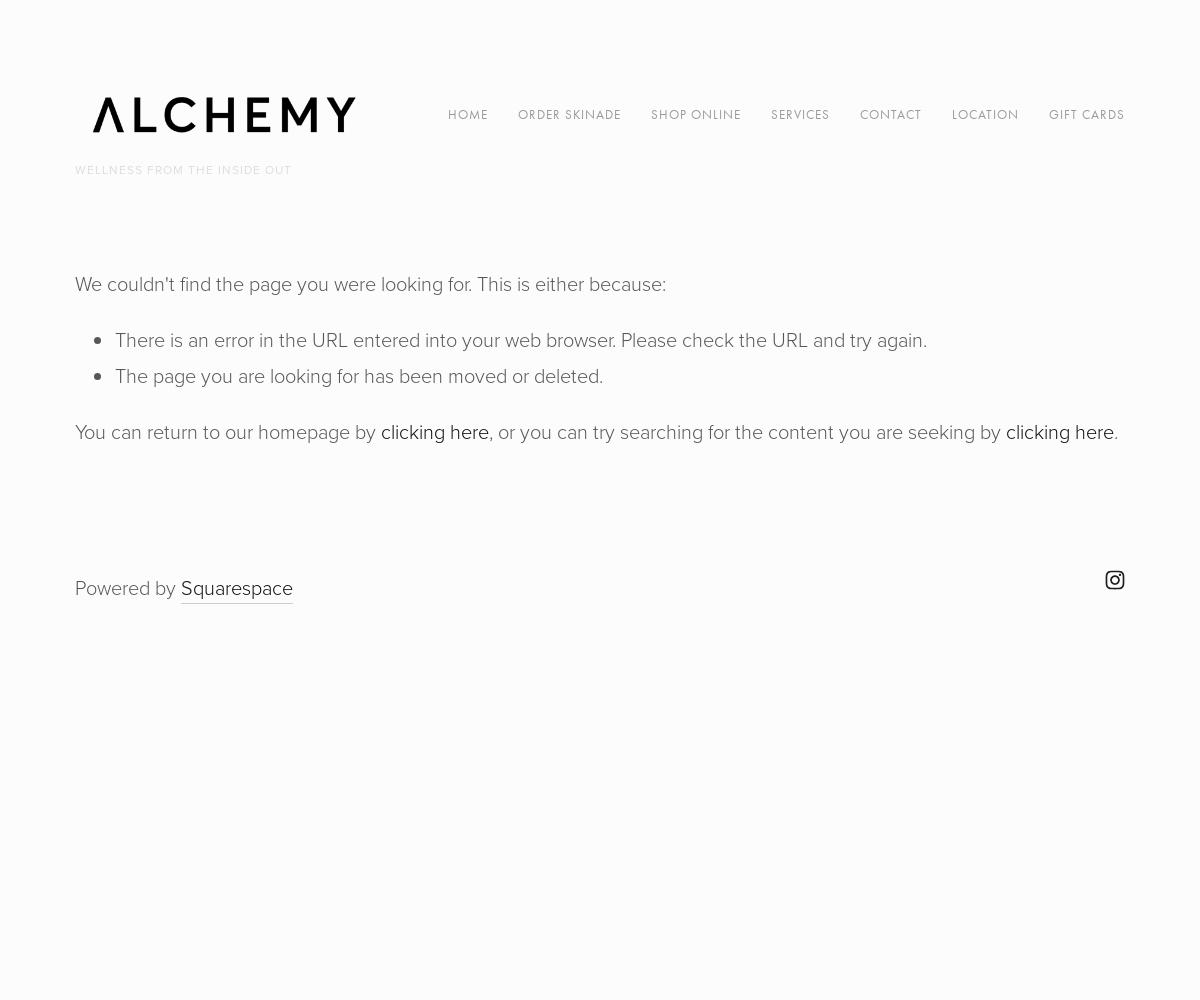 The width and height of the screenshot is (1200, 1000). What do you see at coordinates (75, 284) in the screenshot?
I see `'We couldn't find the page you were looking for. This is either because:'` at bounding box center [75, 284].